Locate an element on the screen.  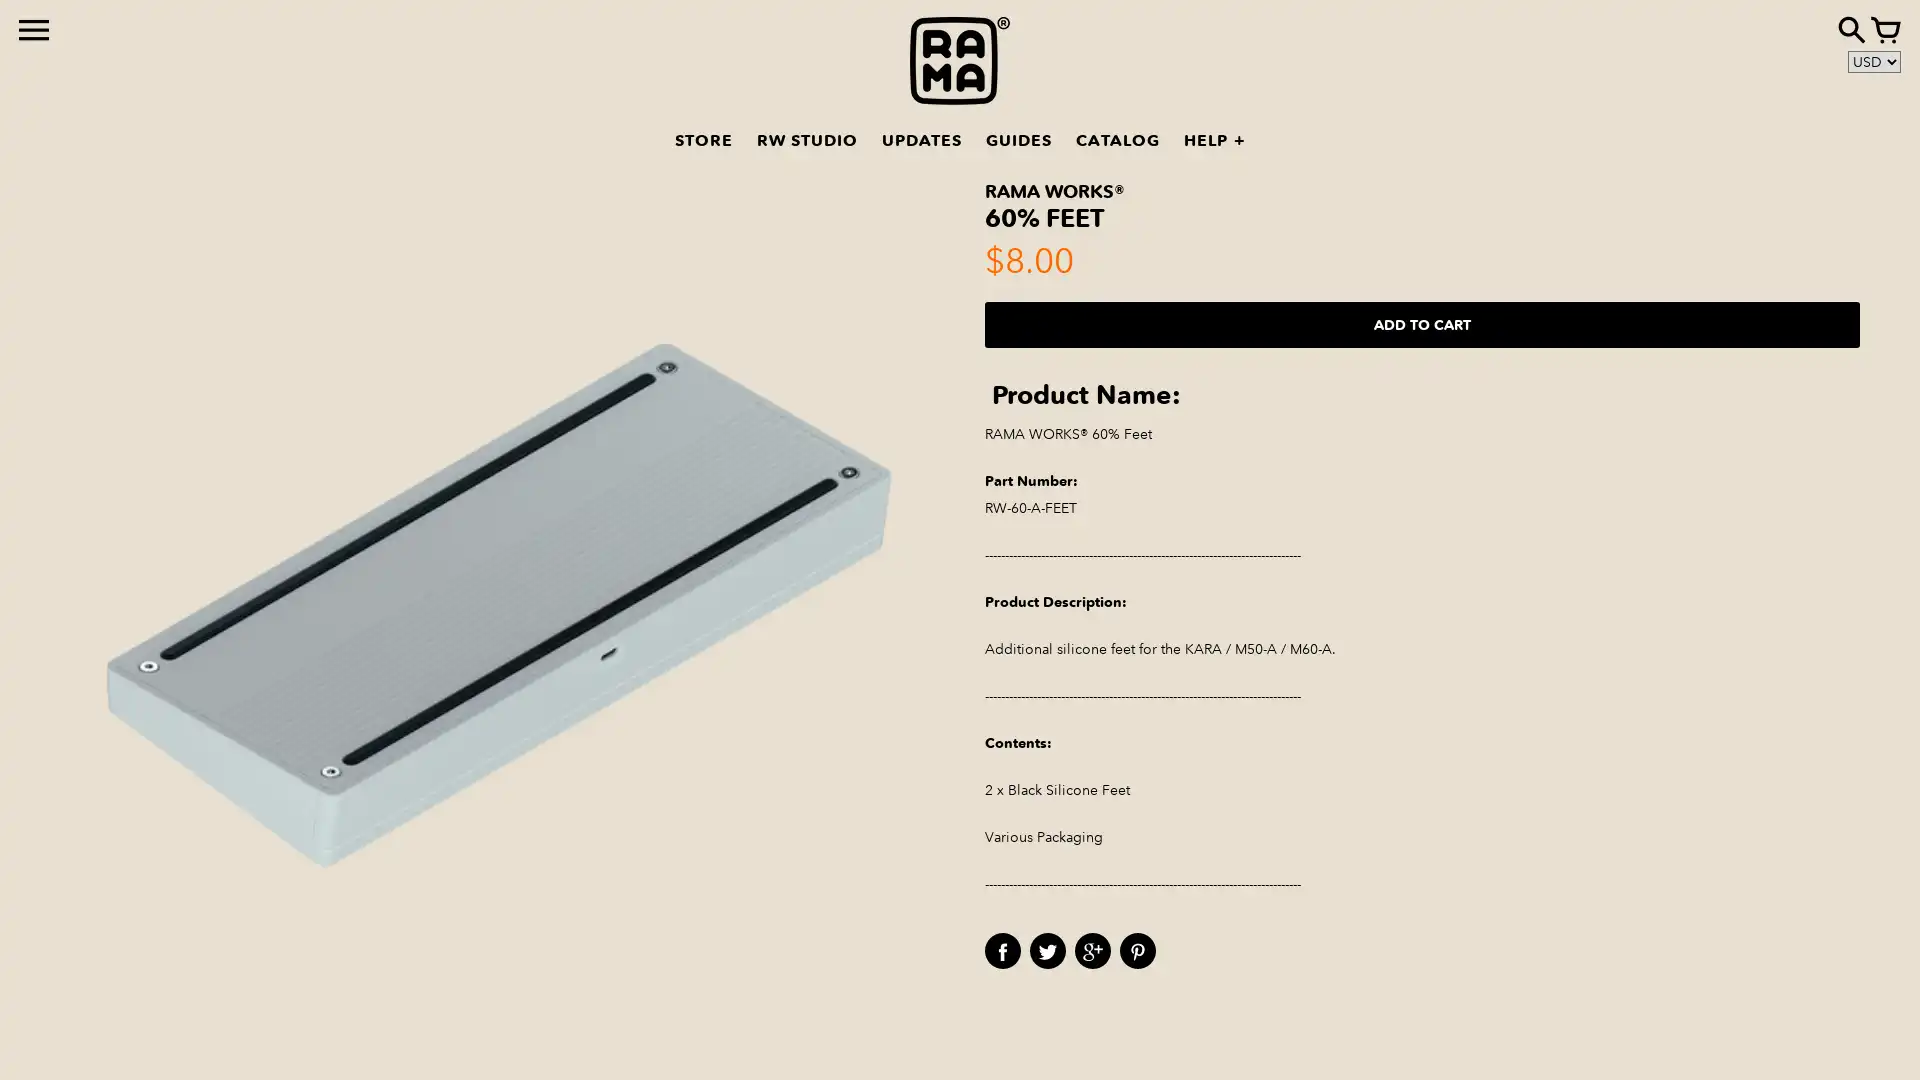
ADD TO CART is located at coordinates (1421, 323).